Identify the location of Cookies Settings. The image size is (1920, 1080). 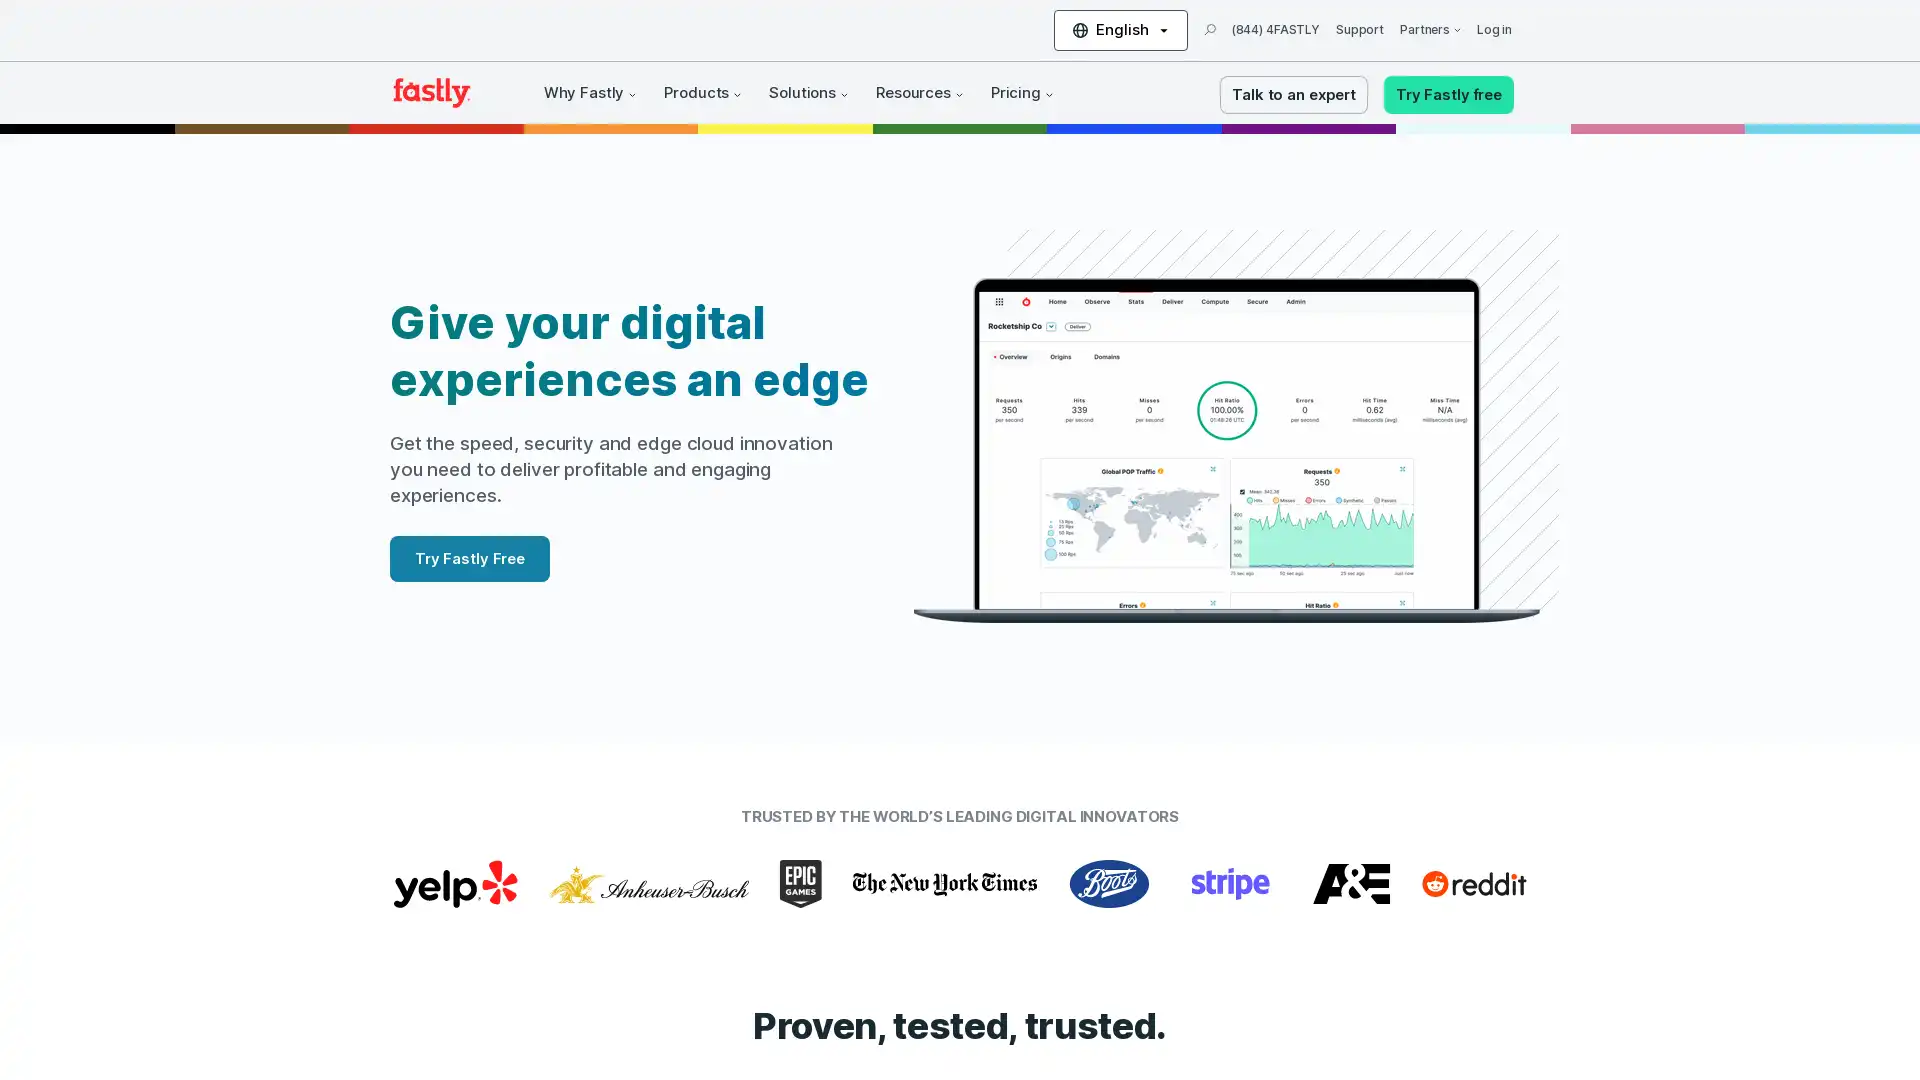
(203, 1004).